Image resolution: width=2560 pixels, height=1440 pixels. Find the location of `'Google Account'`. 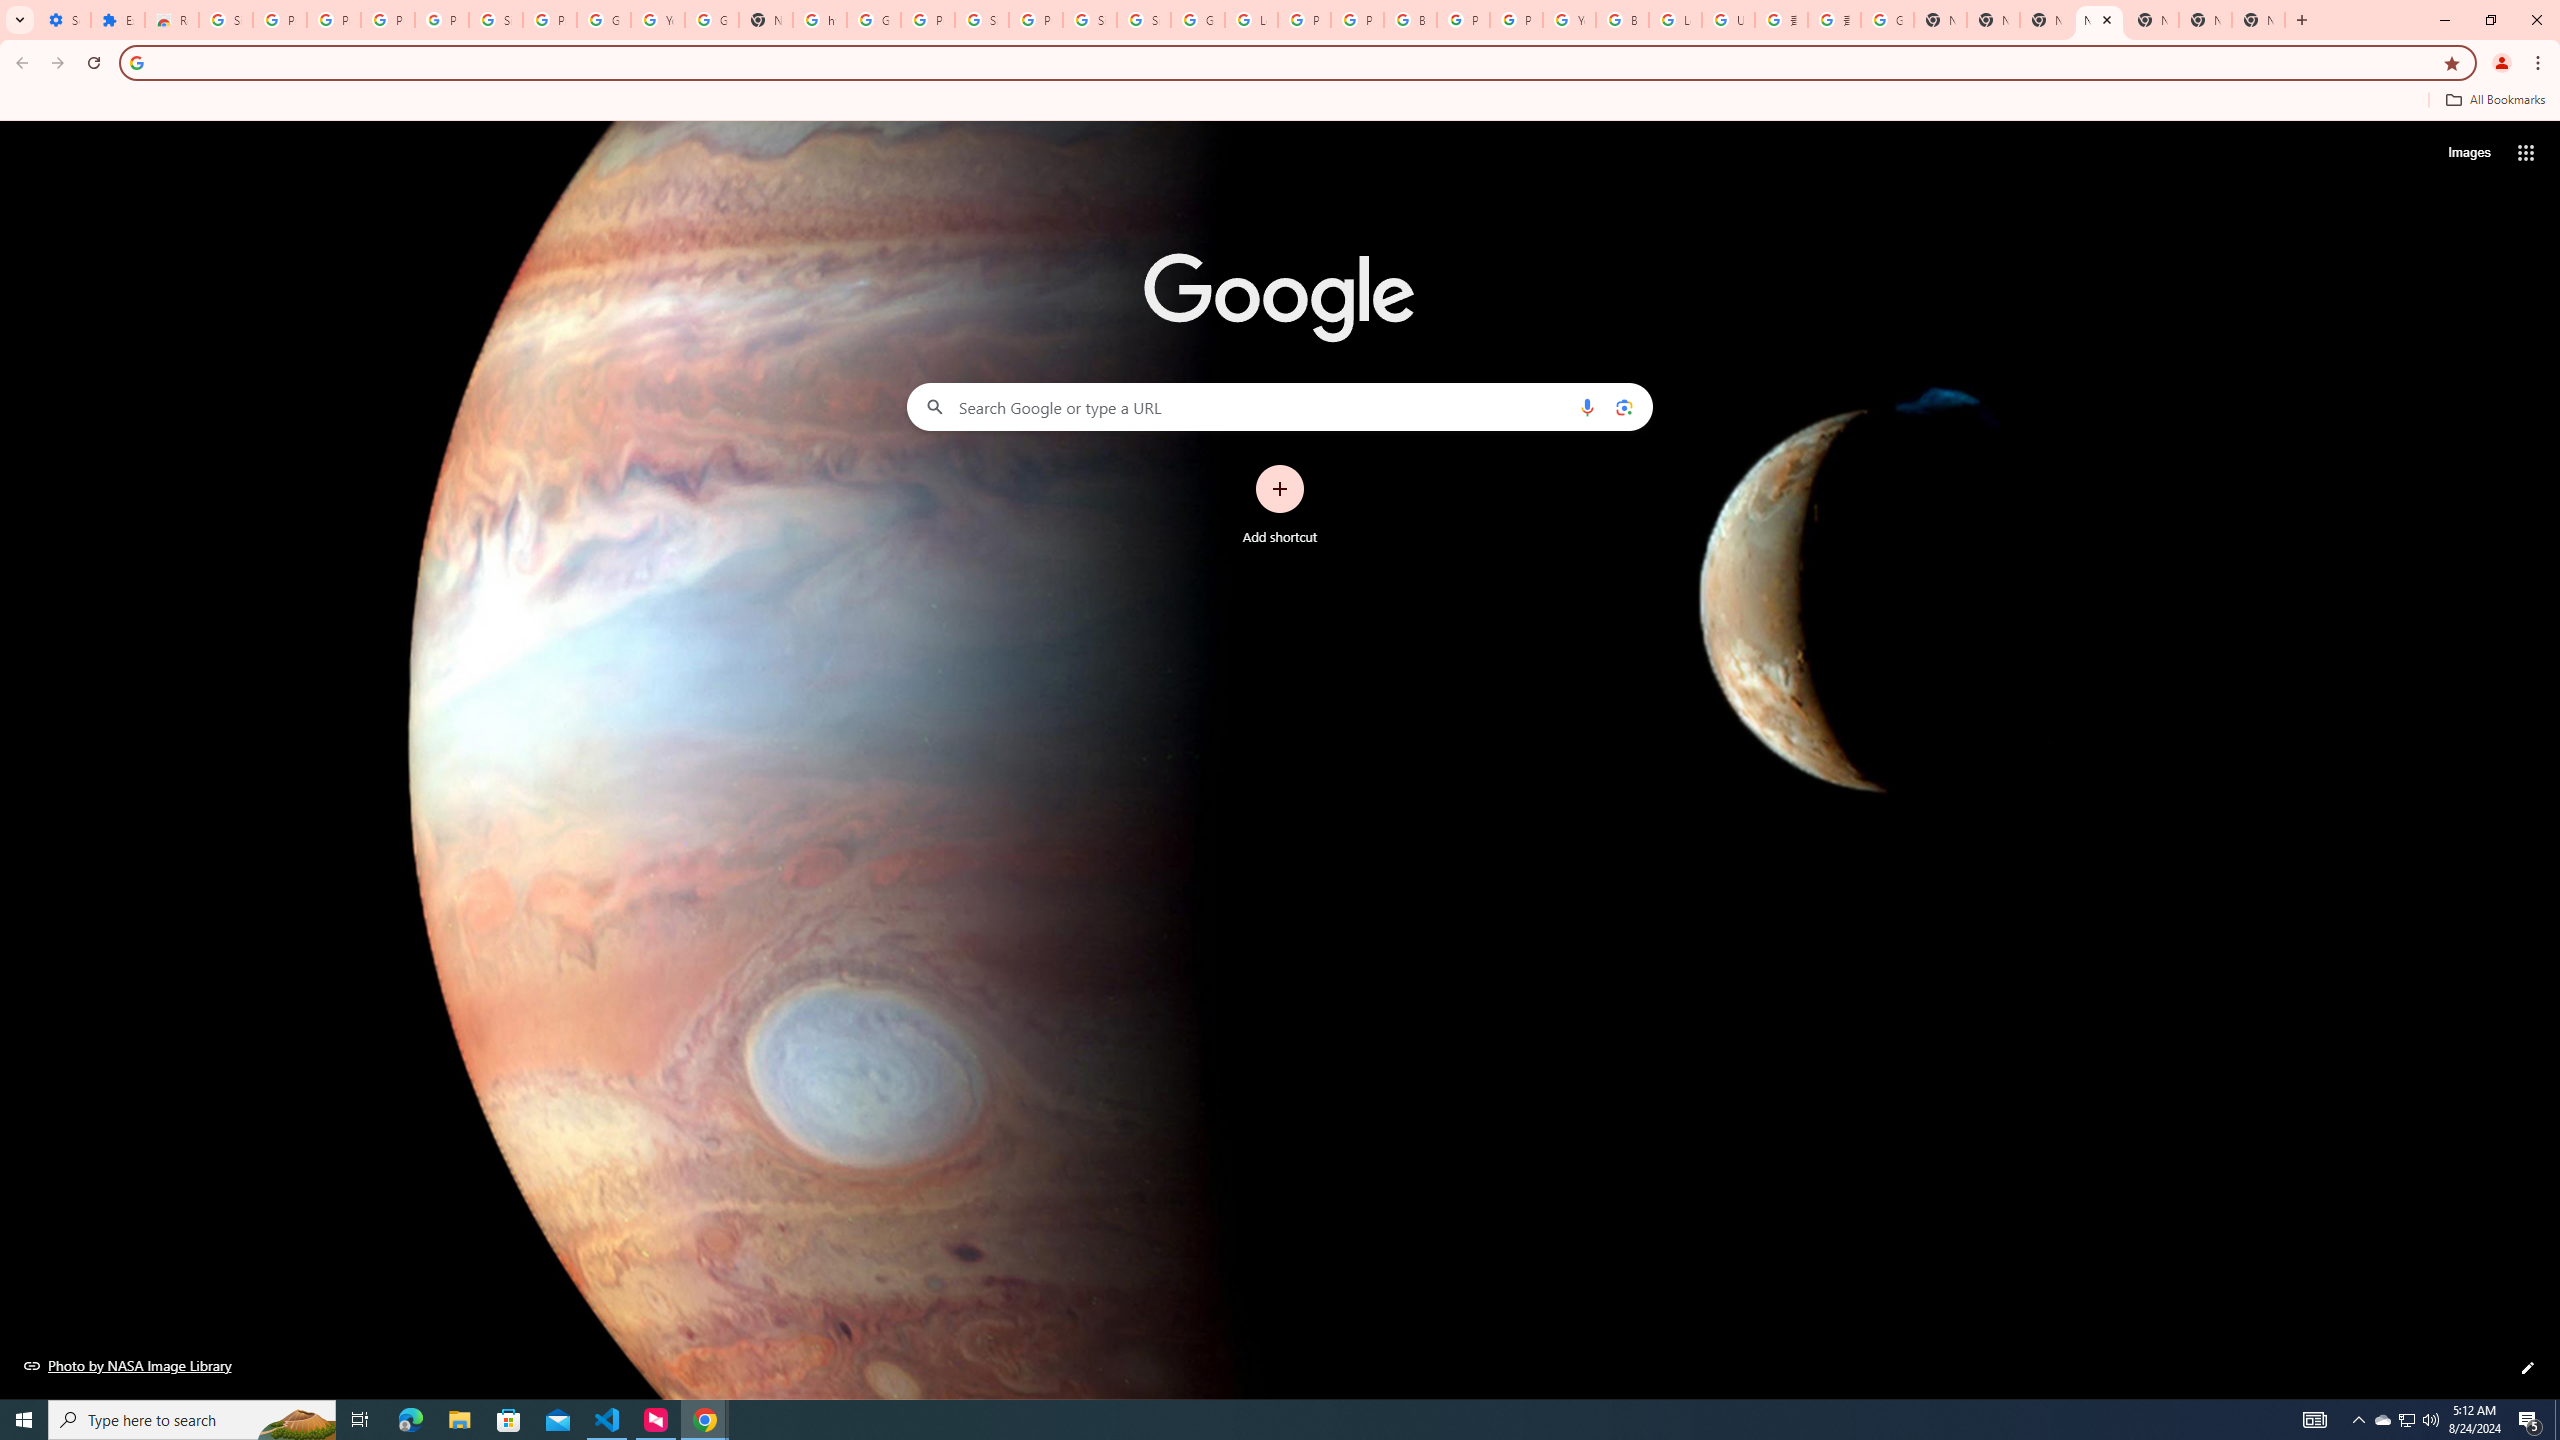

'Google Account' is located at coordinates (603, 19).